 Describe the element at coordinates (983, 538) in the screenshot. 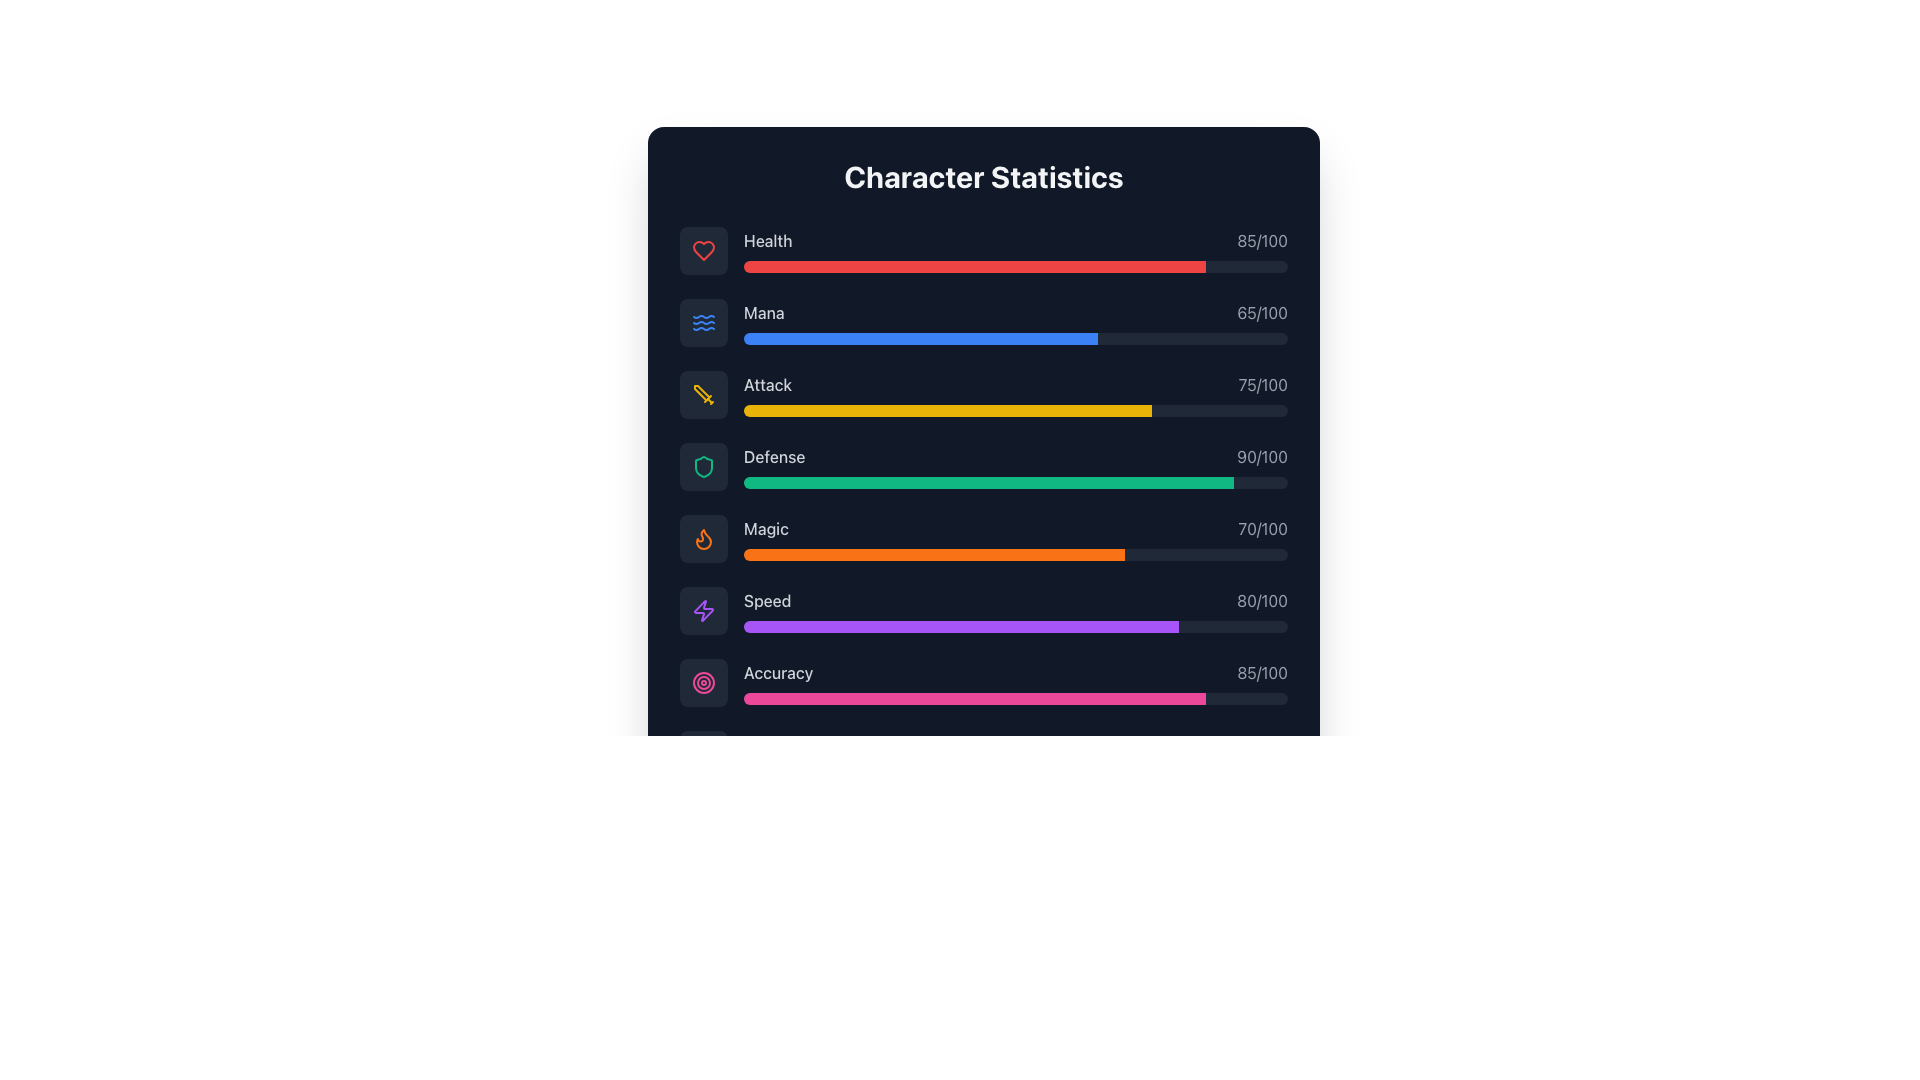

I see `the composite component that visually represents the 'Magic' attribute, which is the fifth element in a vertical list of progress indicators, located between 'Defense' and 'Speed'` at that location.